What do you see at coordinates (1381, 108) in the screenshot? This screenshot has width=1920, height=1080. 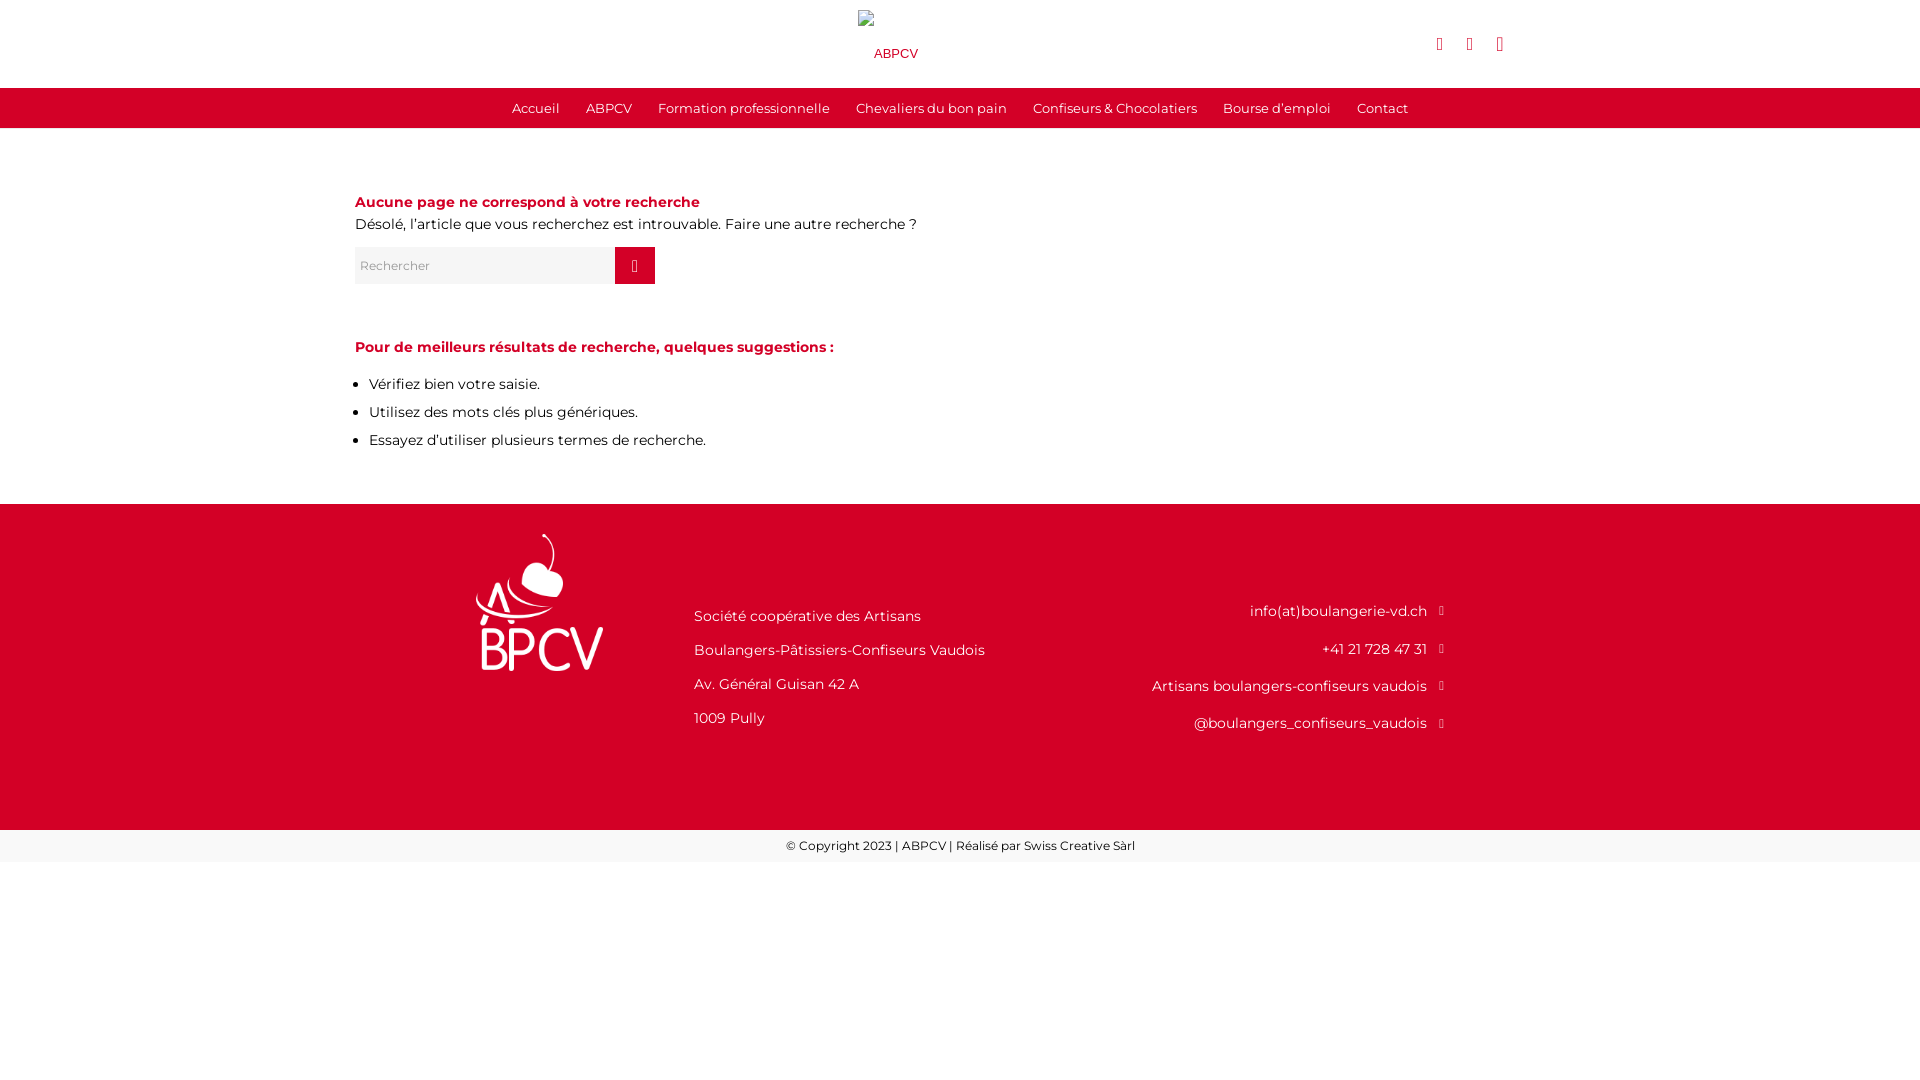 I see `'Contact'` at bounding box center [1381, 108].